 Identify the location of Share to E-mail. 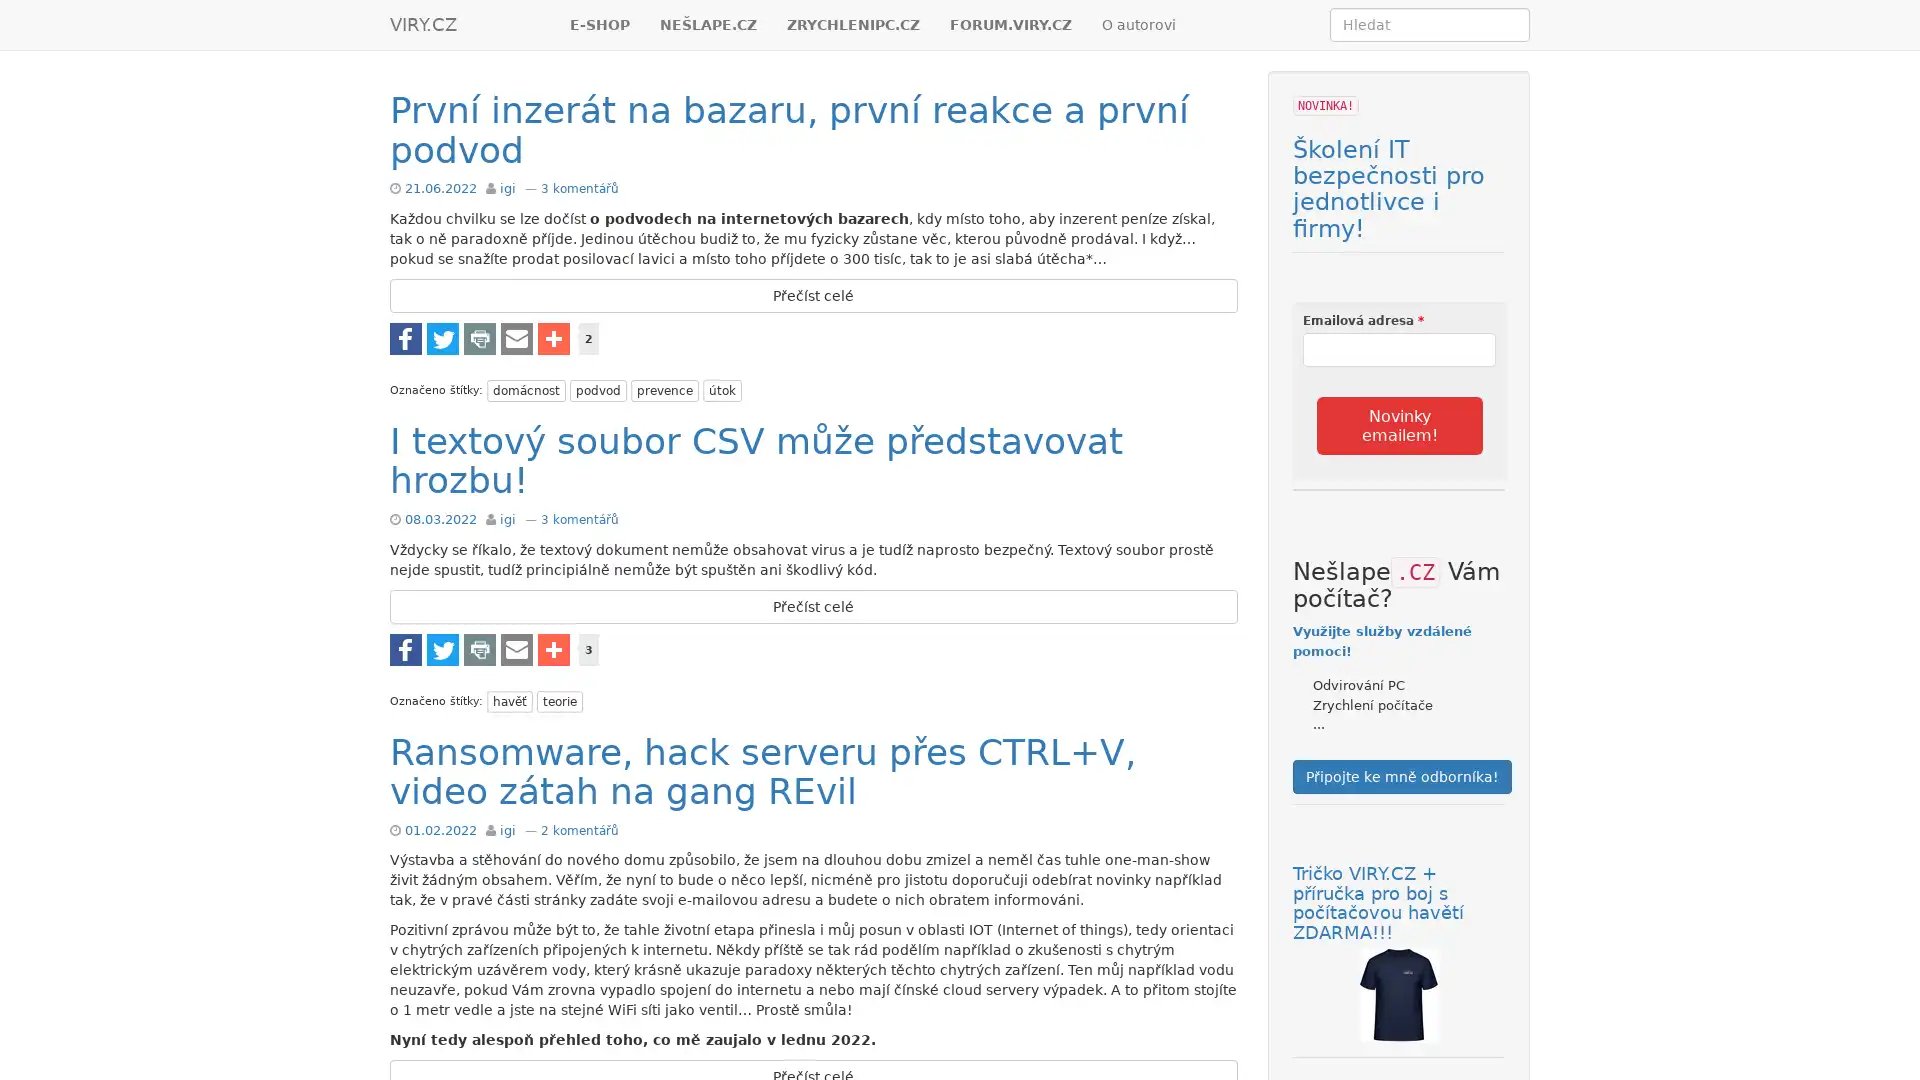
(517, 648).